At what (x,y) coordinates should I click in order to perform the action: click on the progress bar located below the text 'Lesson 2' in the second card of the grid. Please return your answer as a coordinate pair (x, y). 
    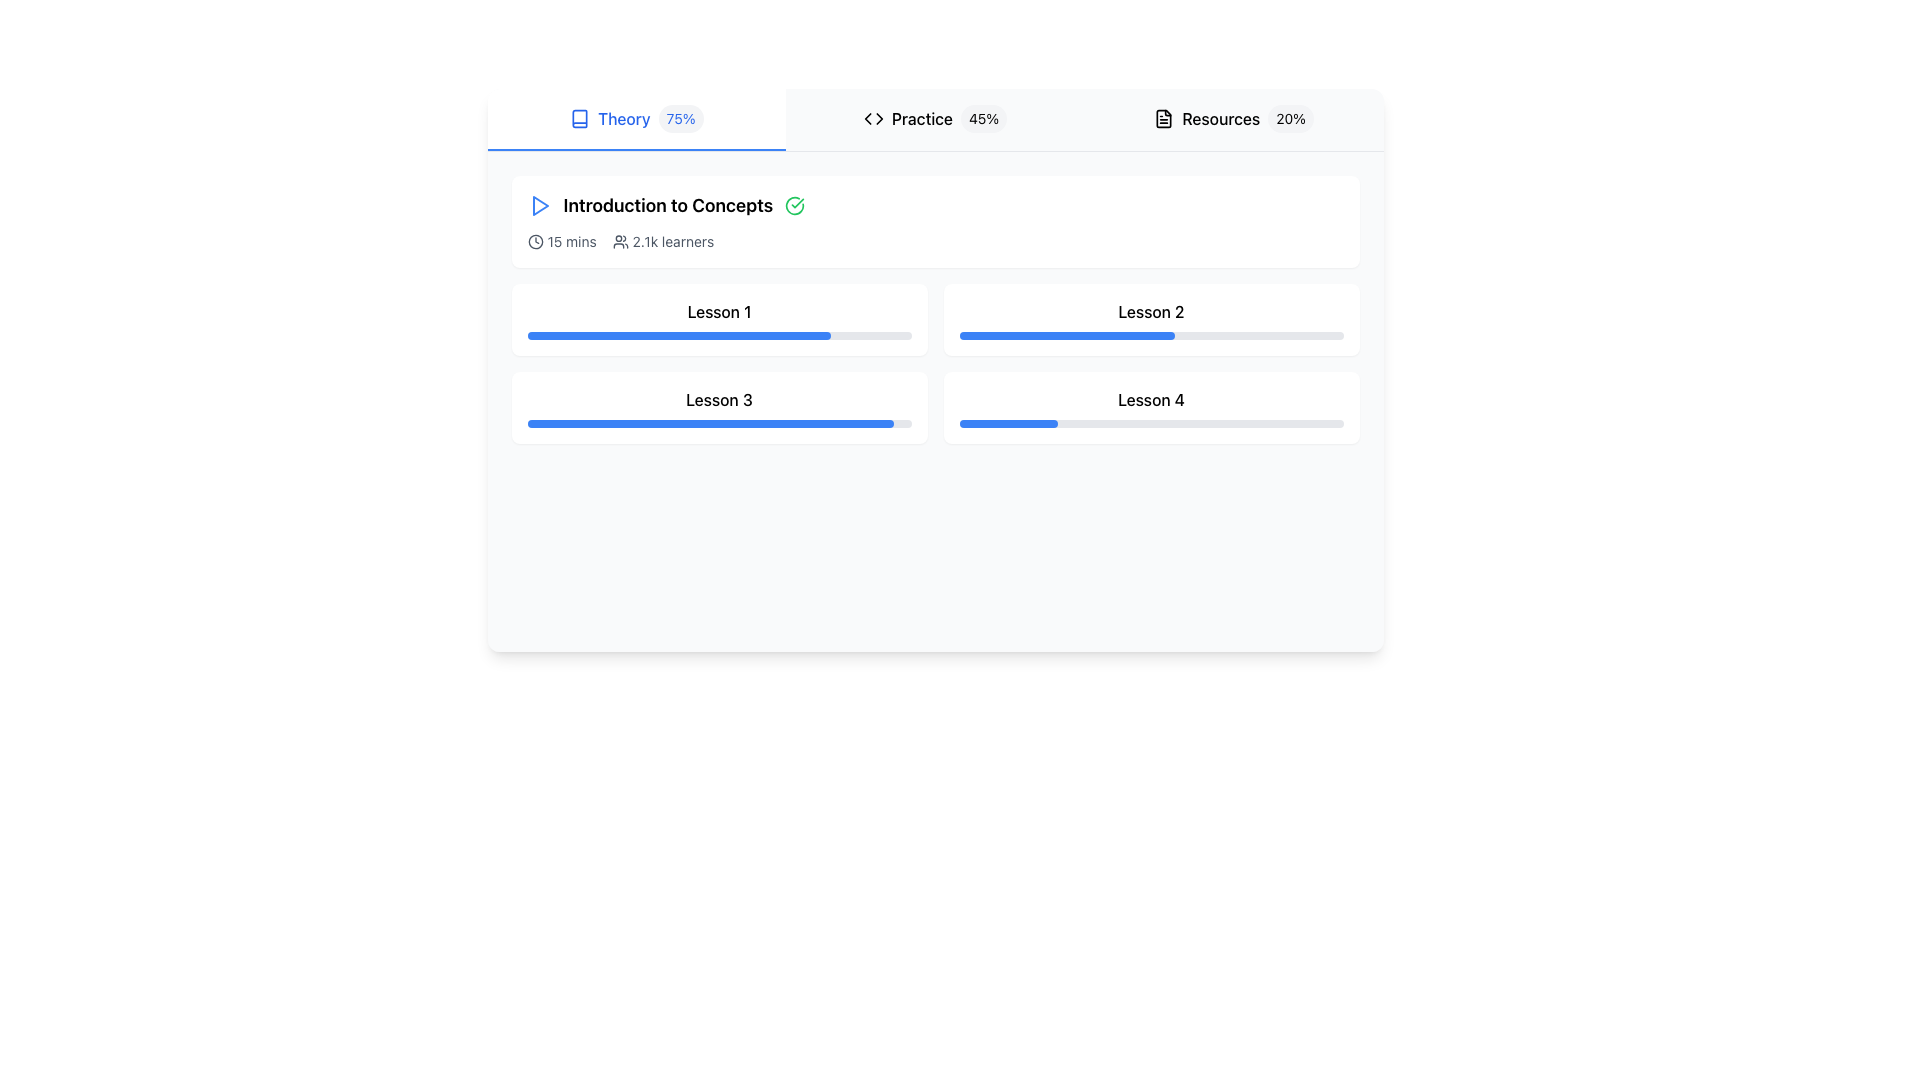
    Looking at the image, I should click on (1151, 334).